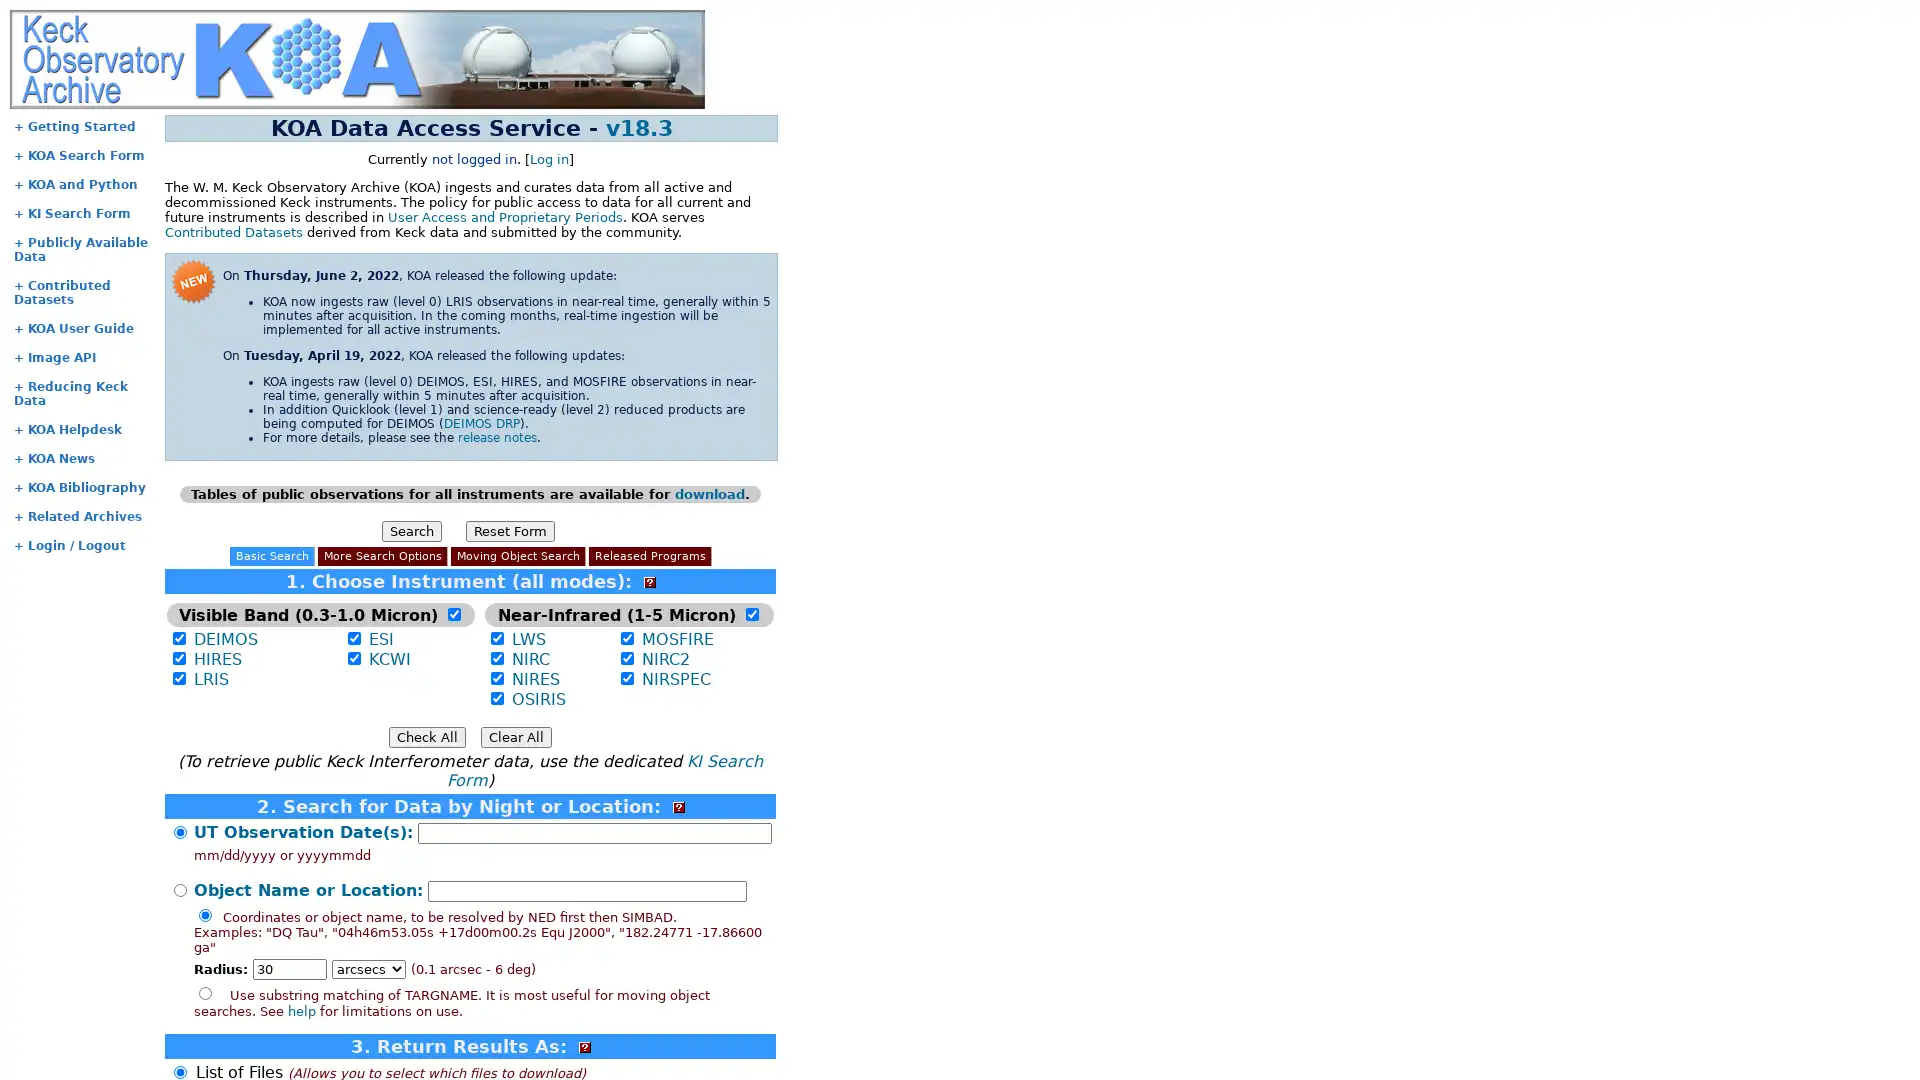  What do you see at coordinates (410, 530) in the screenshot?
I see `Search` at bounding box center [410, 530].